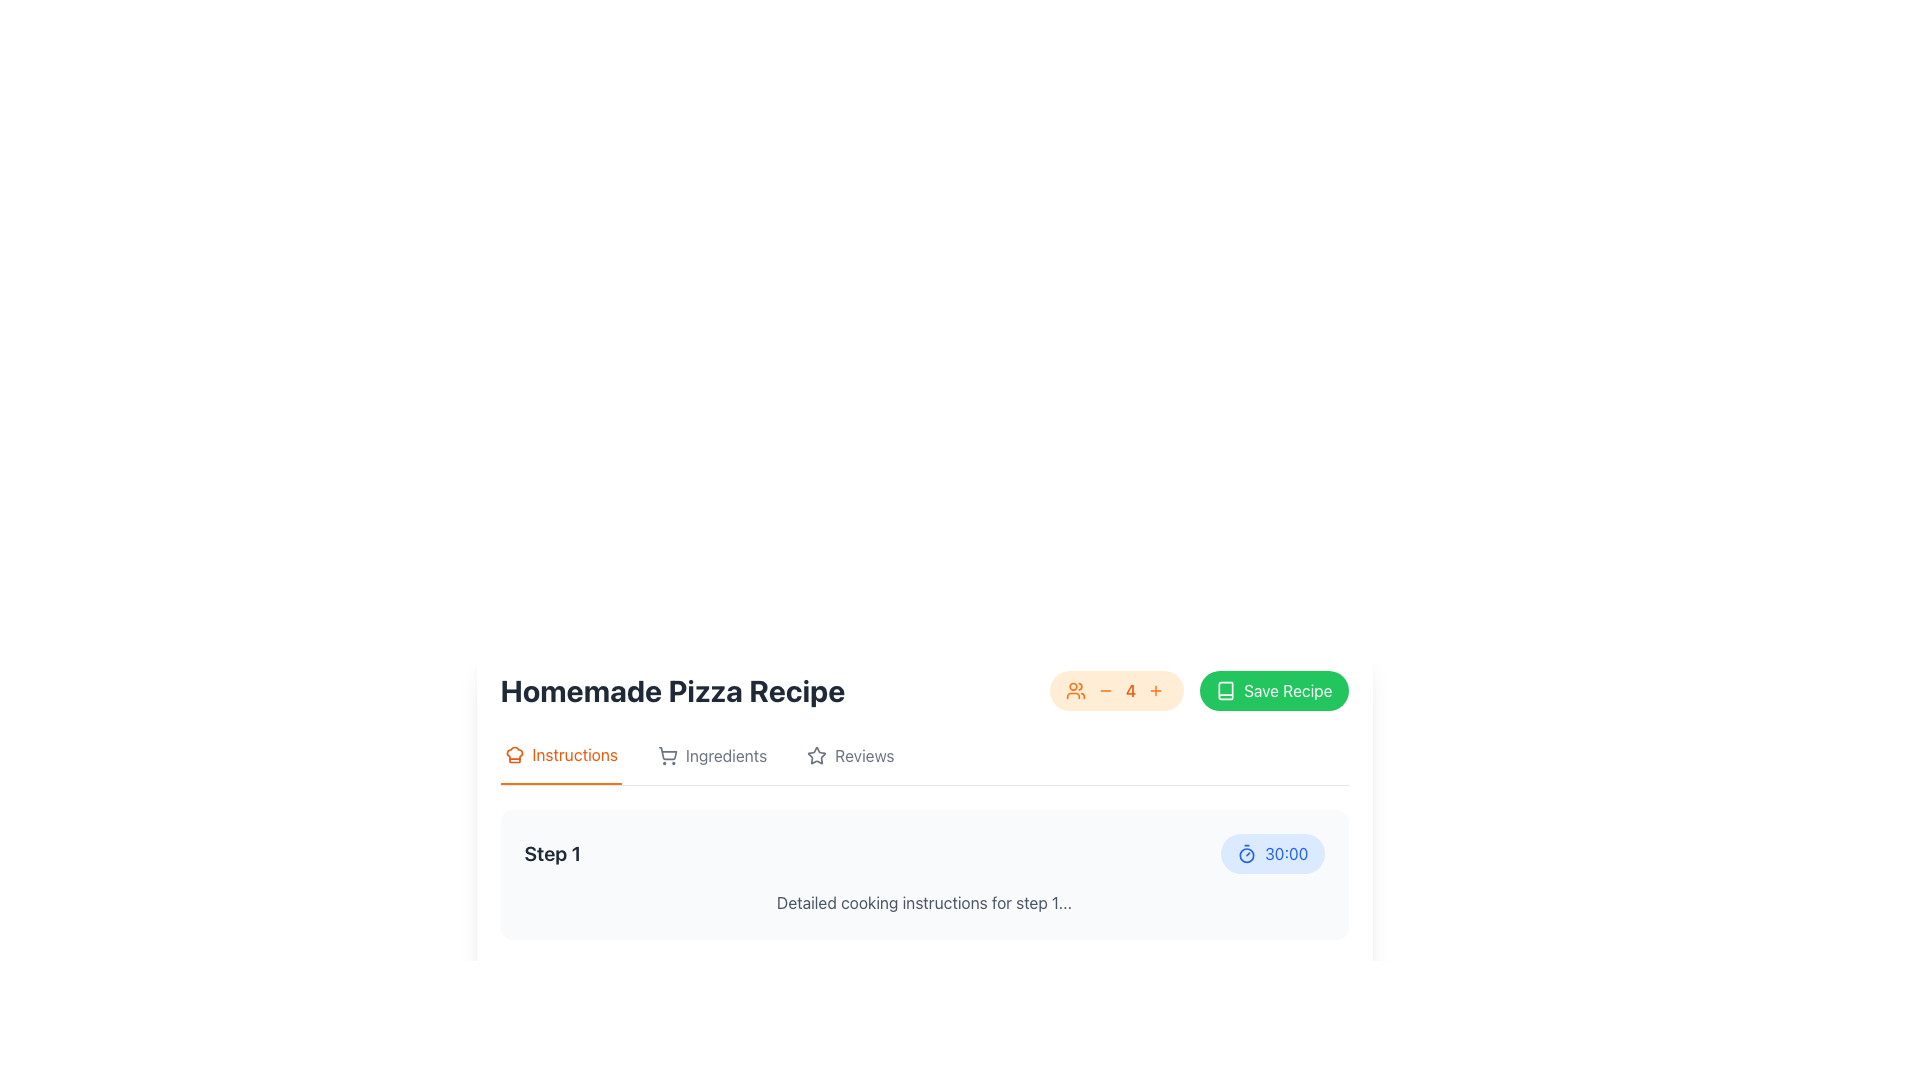  I want to click on the Text Label that contains the word 'Instructions' in a bold orange font, located within the navigation bar next to the chef's hat icon, so click(574, 755).